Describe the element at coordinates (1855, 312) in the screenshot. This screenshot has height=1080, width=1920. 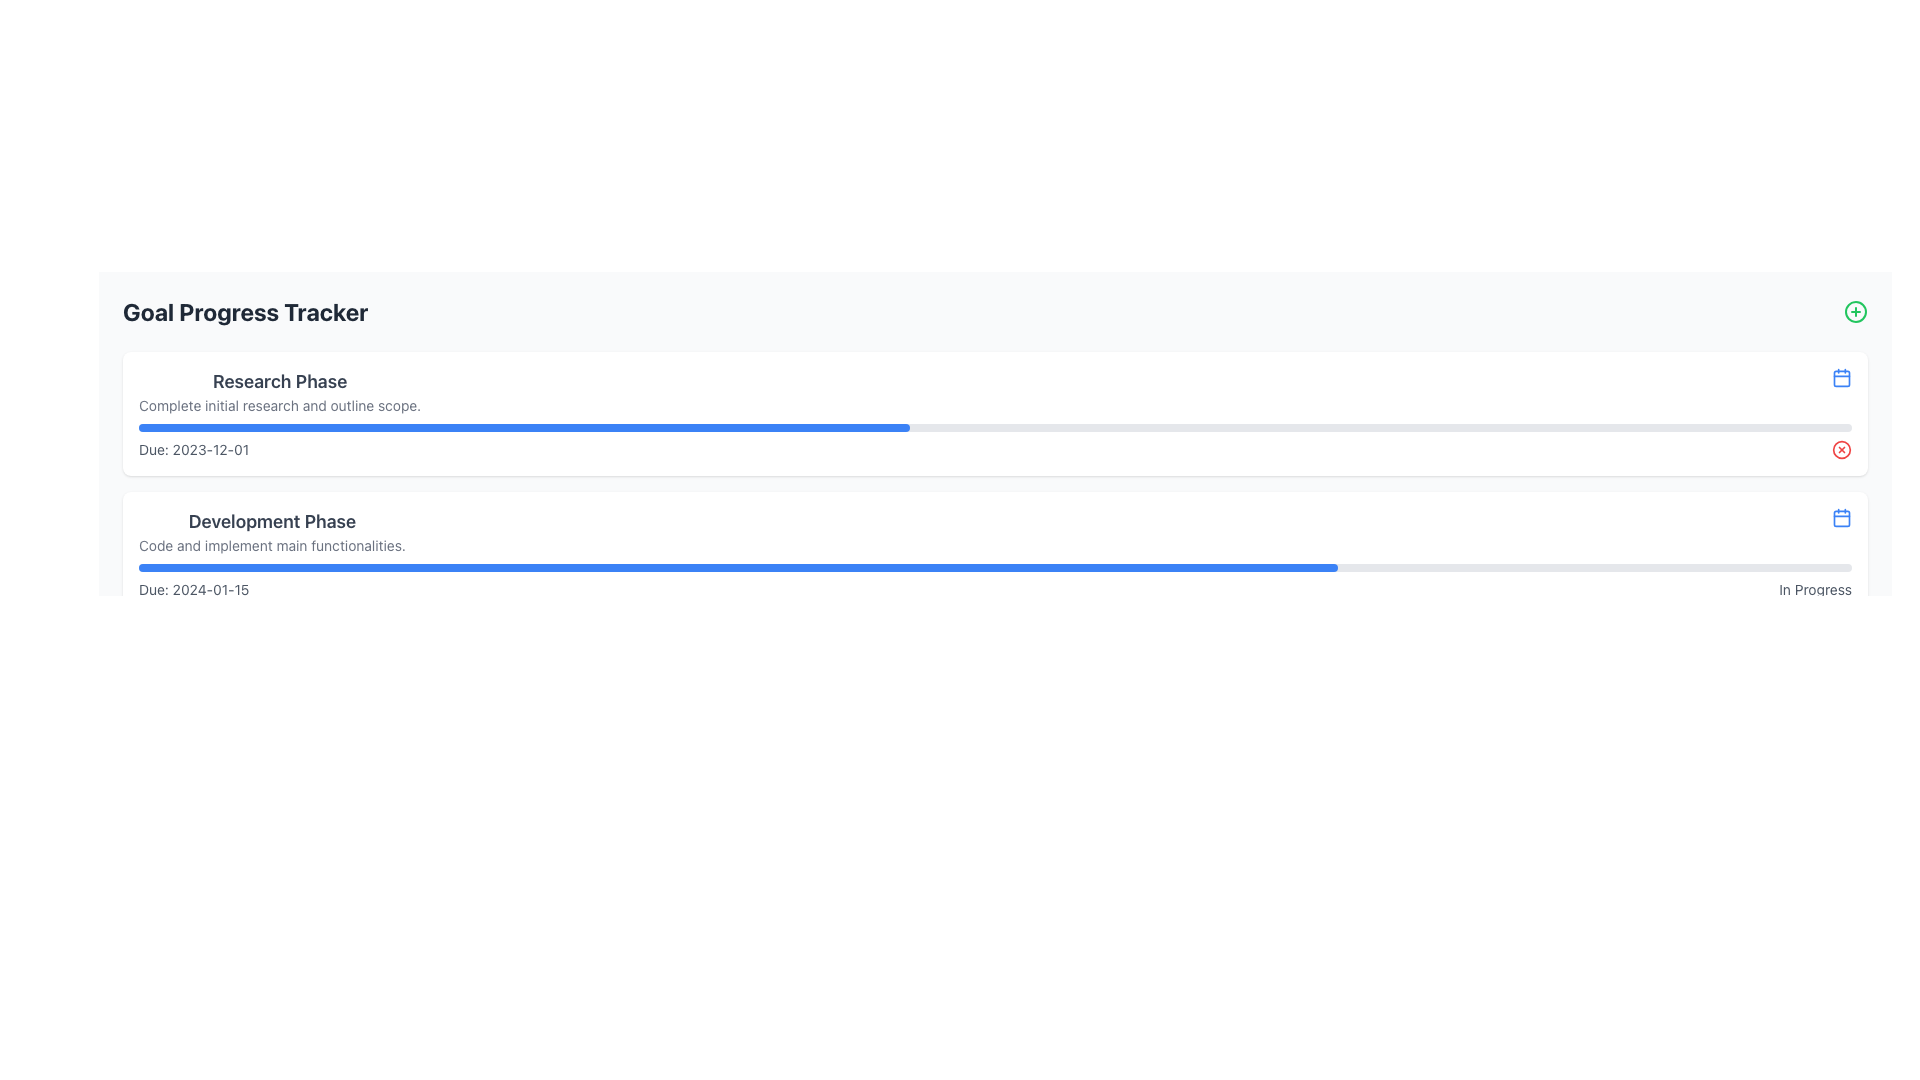
I see `the SVG circle element in the top-right corner that represents a 'plus' action, indicating the ability to add items` at that location.